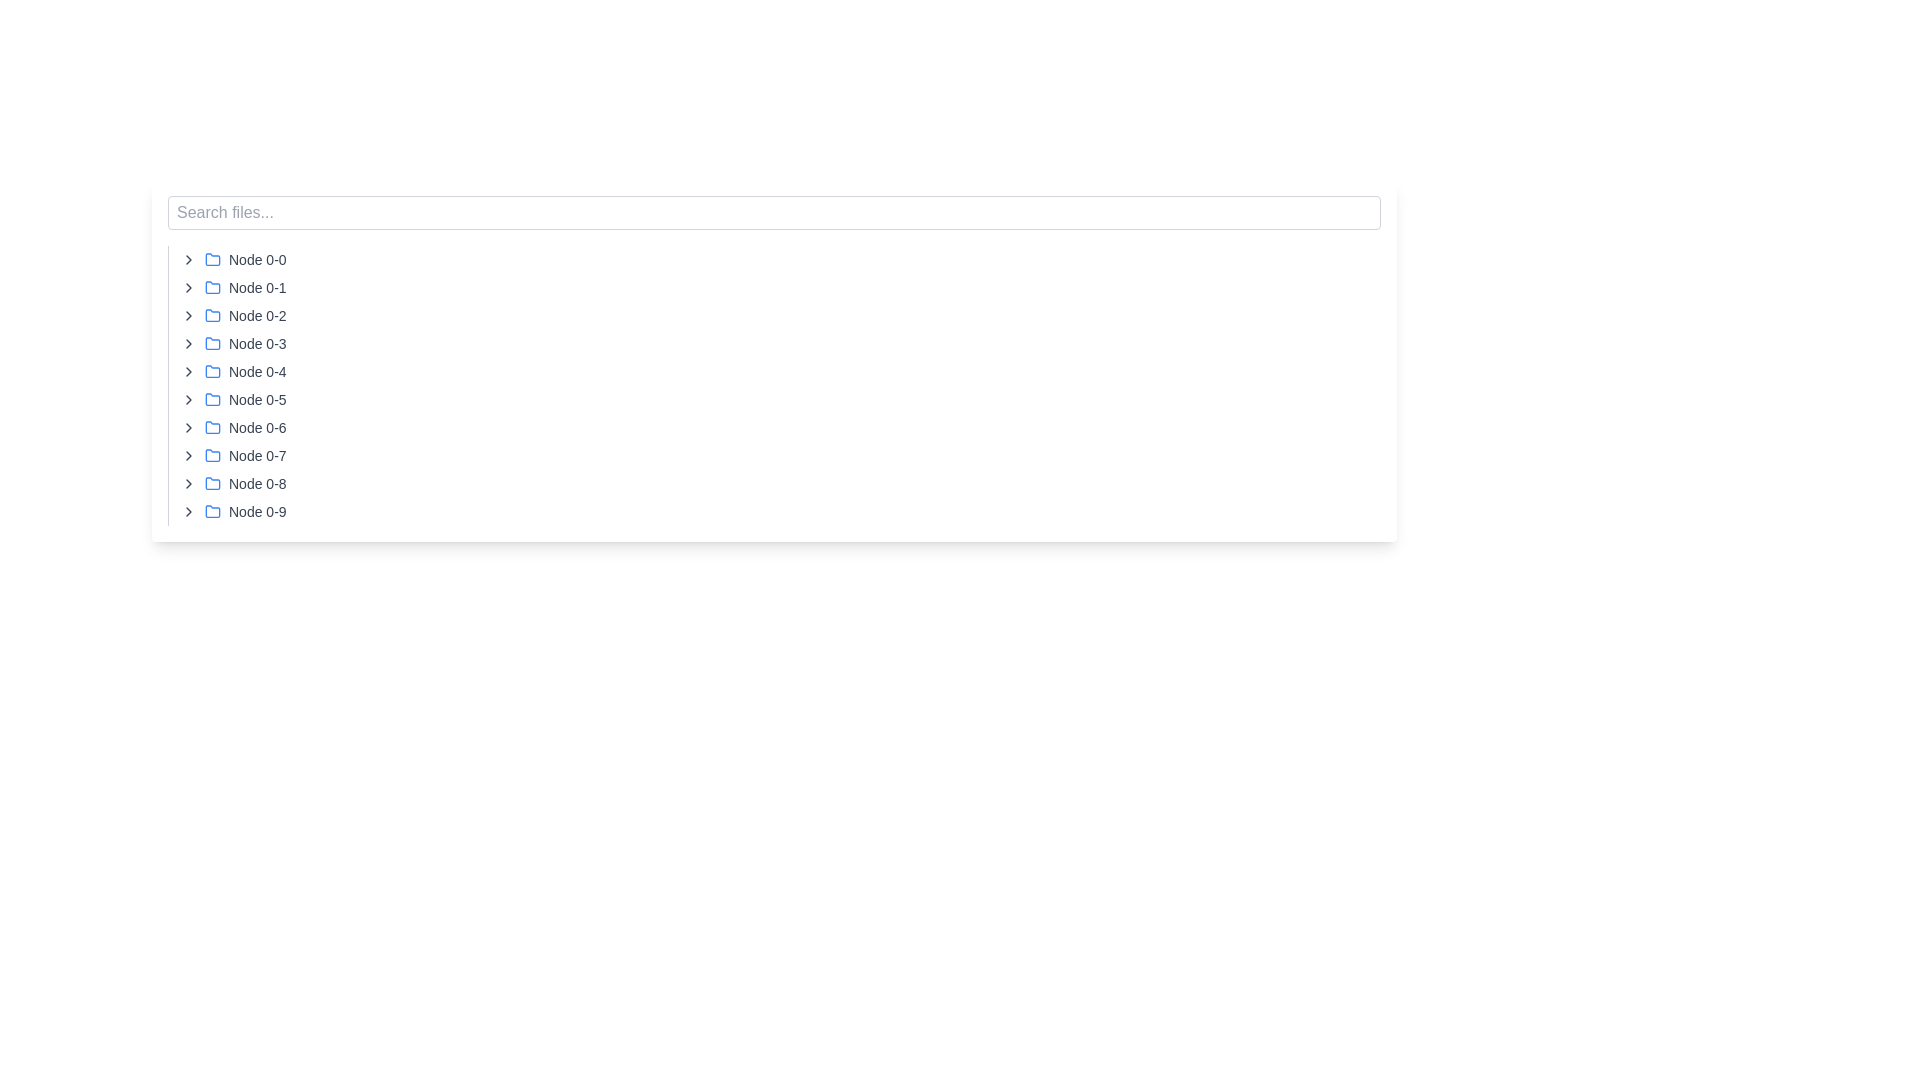 Image resolution: width=1920 pixels, height=1080 pixels. Describe the element at coordinates (188, 511) in the screenshot. I see `the Chevron Icon located to the far left beside the folder icon and the text 'Node 0-9'` at that location.